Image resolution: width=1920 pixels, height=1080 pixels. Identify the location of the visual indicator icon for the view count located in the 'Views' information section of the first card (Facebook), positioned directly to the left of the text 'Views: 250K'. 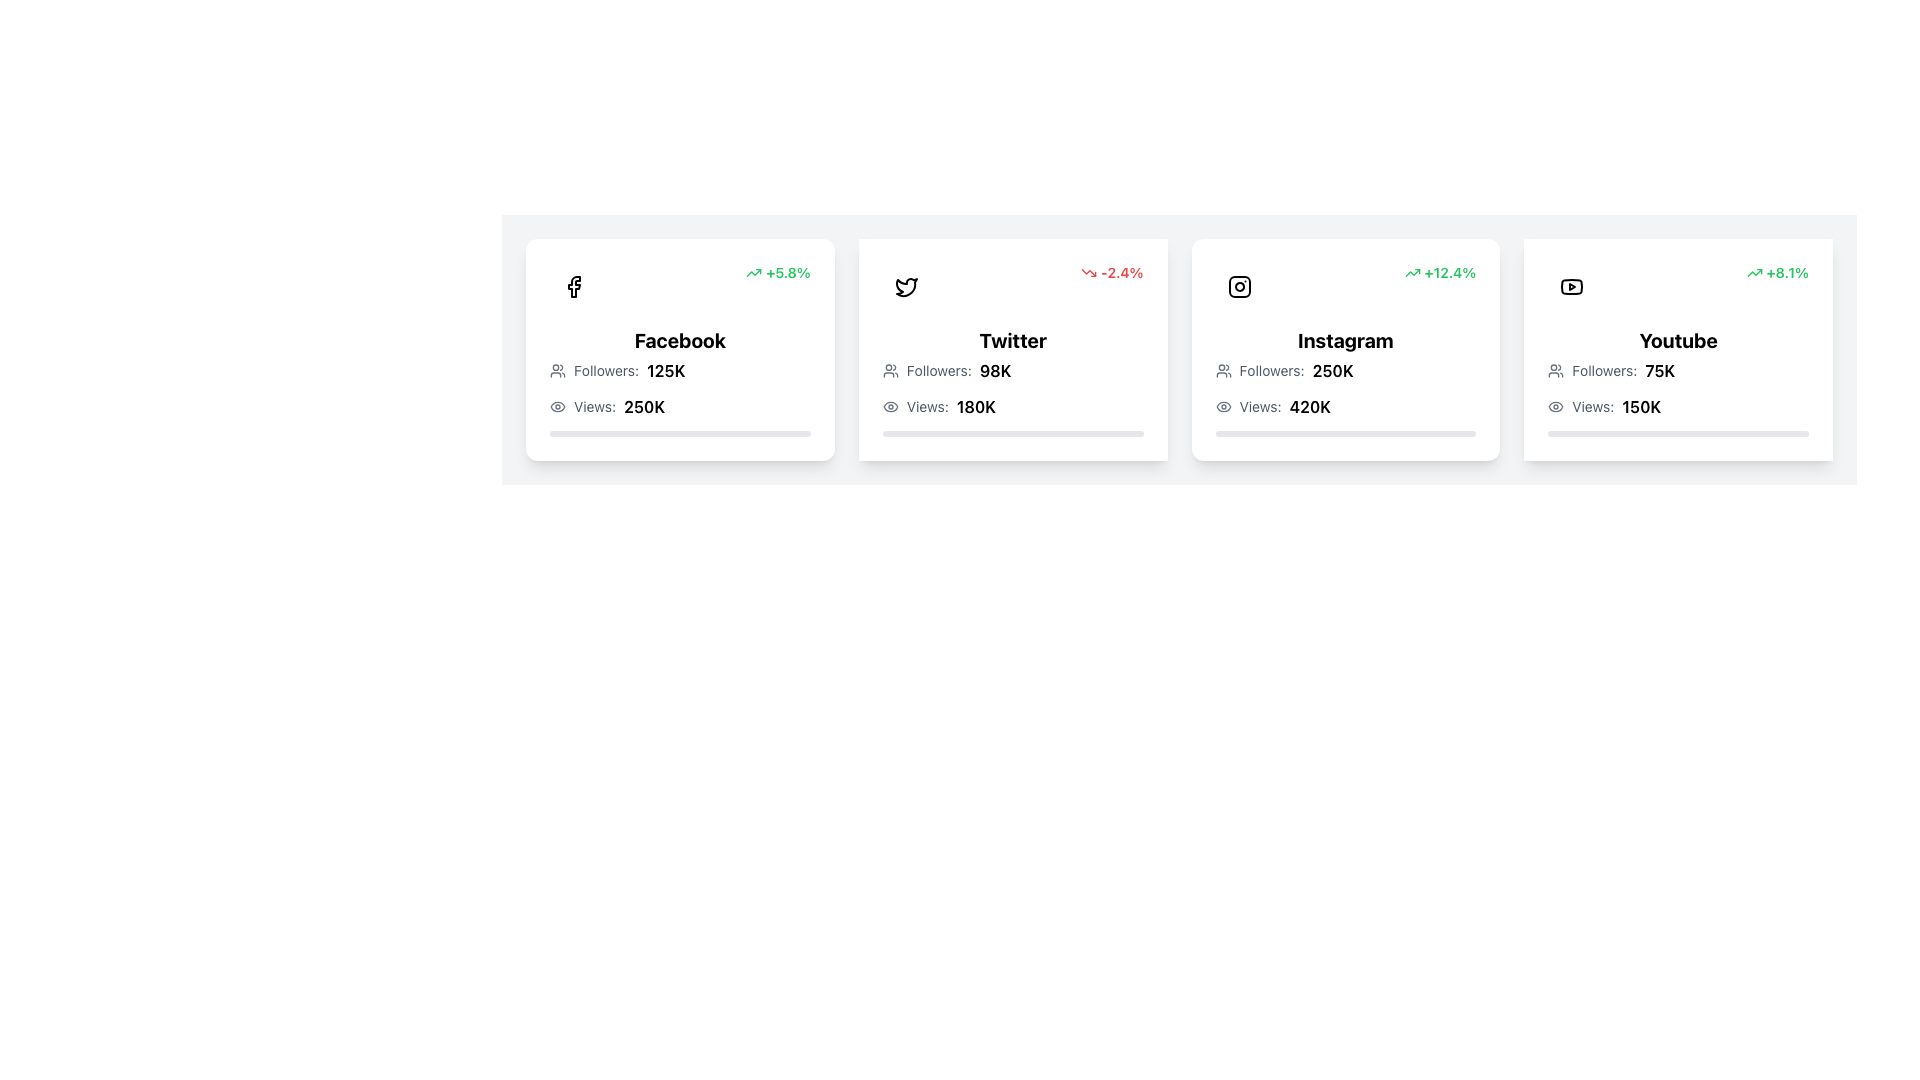
(557, 406).